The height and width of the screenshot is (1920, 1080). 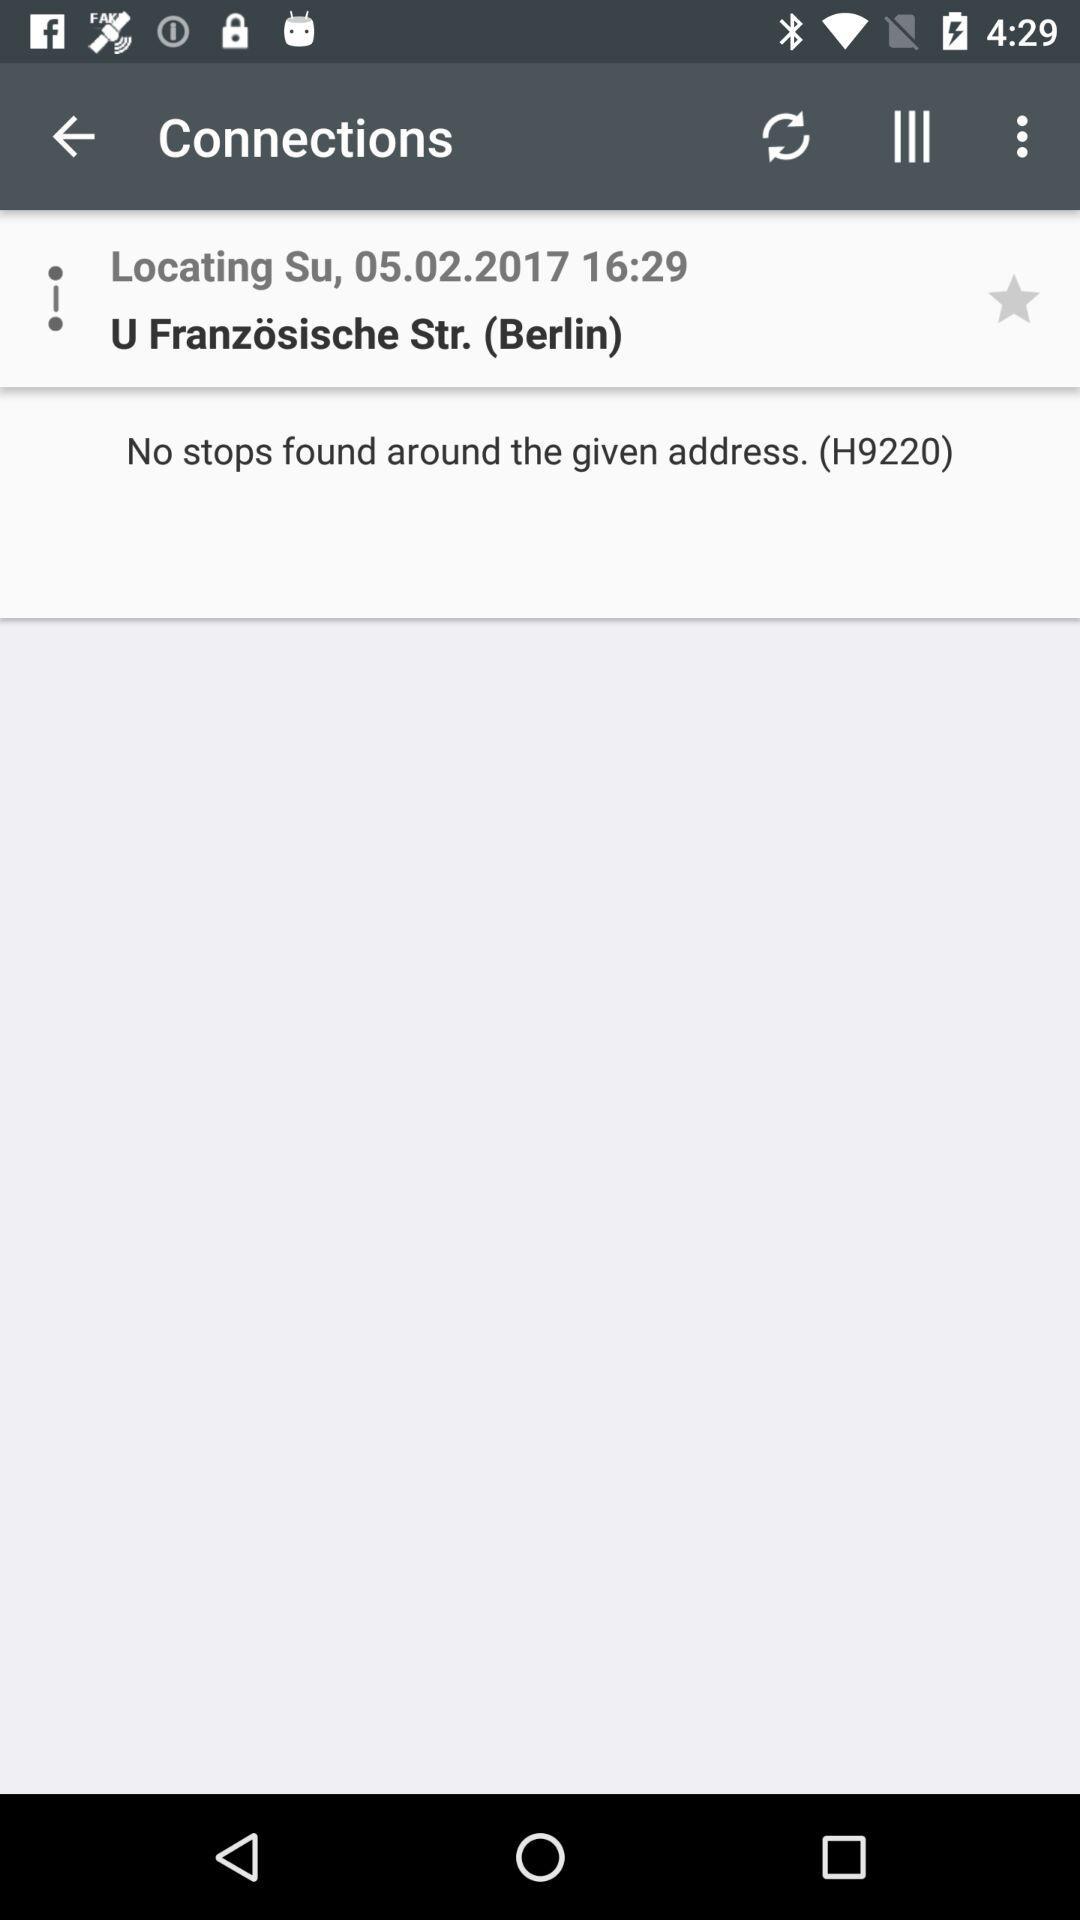 What do you see at coordinates (1020, 297) in the screenshot?
I see `the star icon` at bounding box center [1020, 297].